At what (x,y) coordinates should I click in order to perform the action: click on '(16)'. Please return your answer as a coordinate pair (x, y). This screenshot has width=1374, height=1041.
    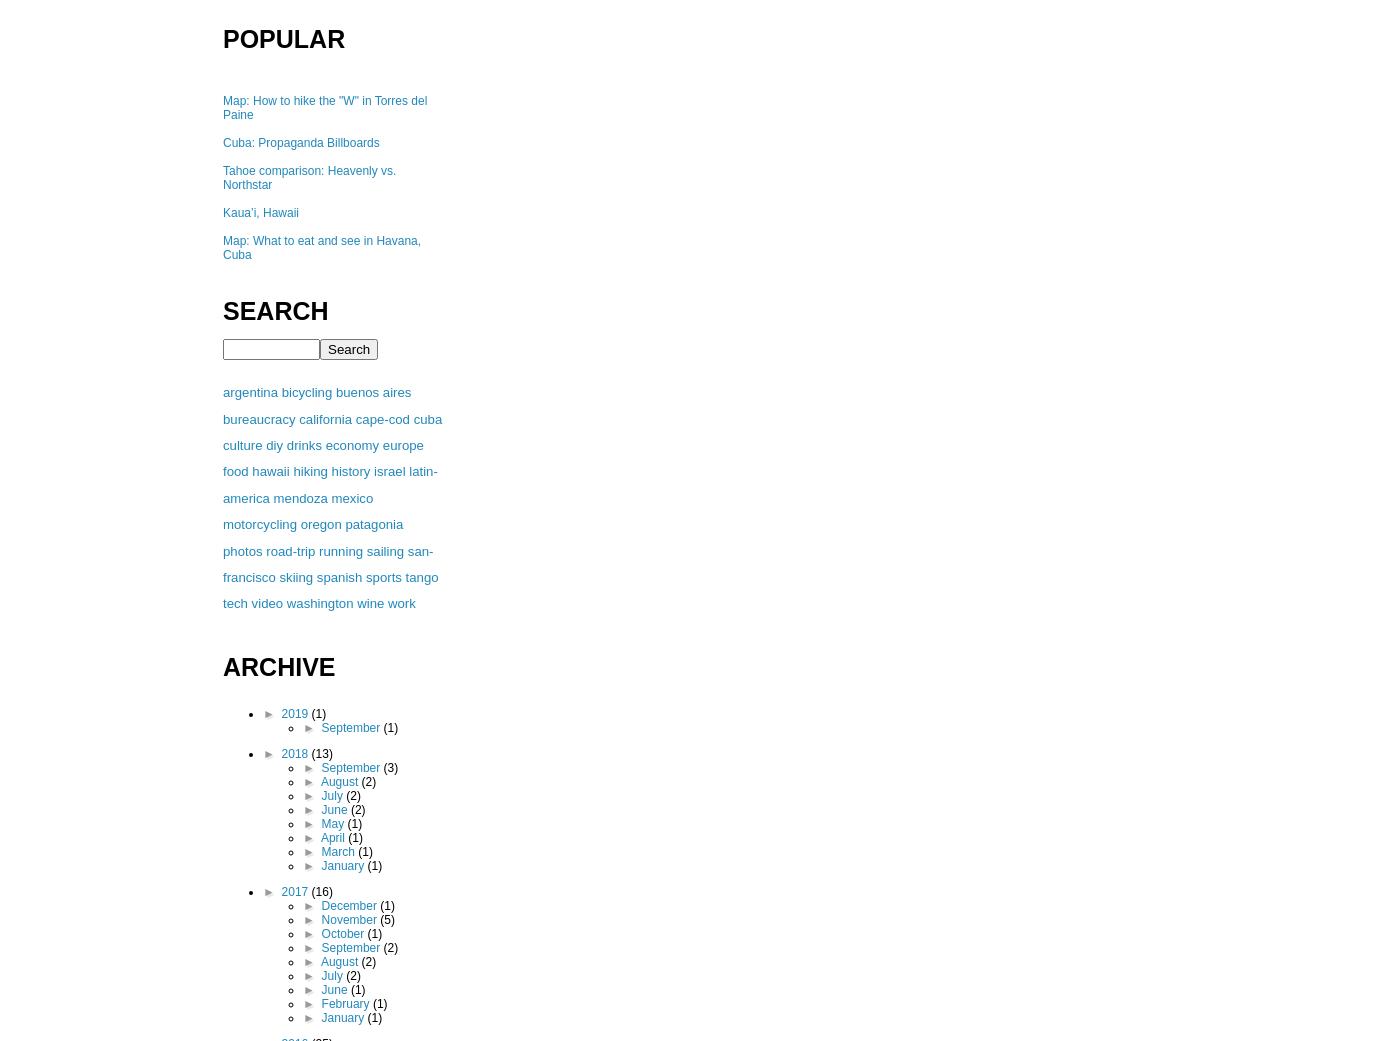
    Looking at the image, I should click on (320, 891).